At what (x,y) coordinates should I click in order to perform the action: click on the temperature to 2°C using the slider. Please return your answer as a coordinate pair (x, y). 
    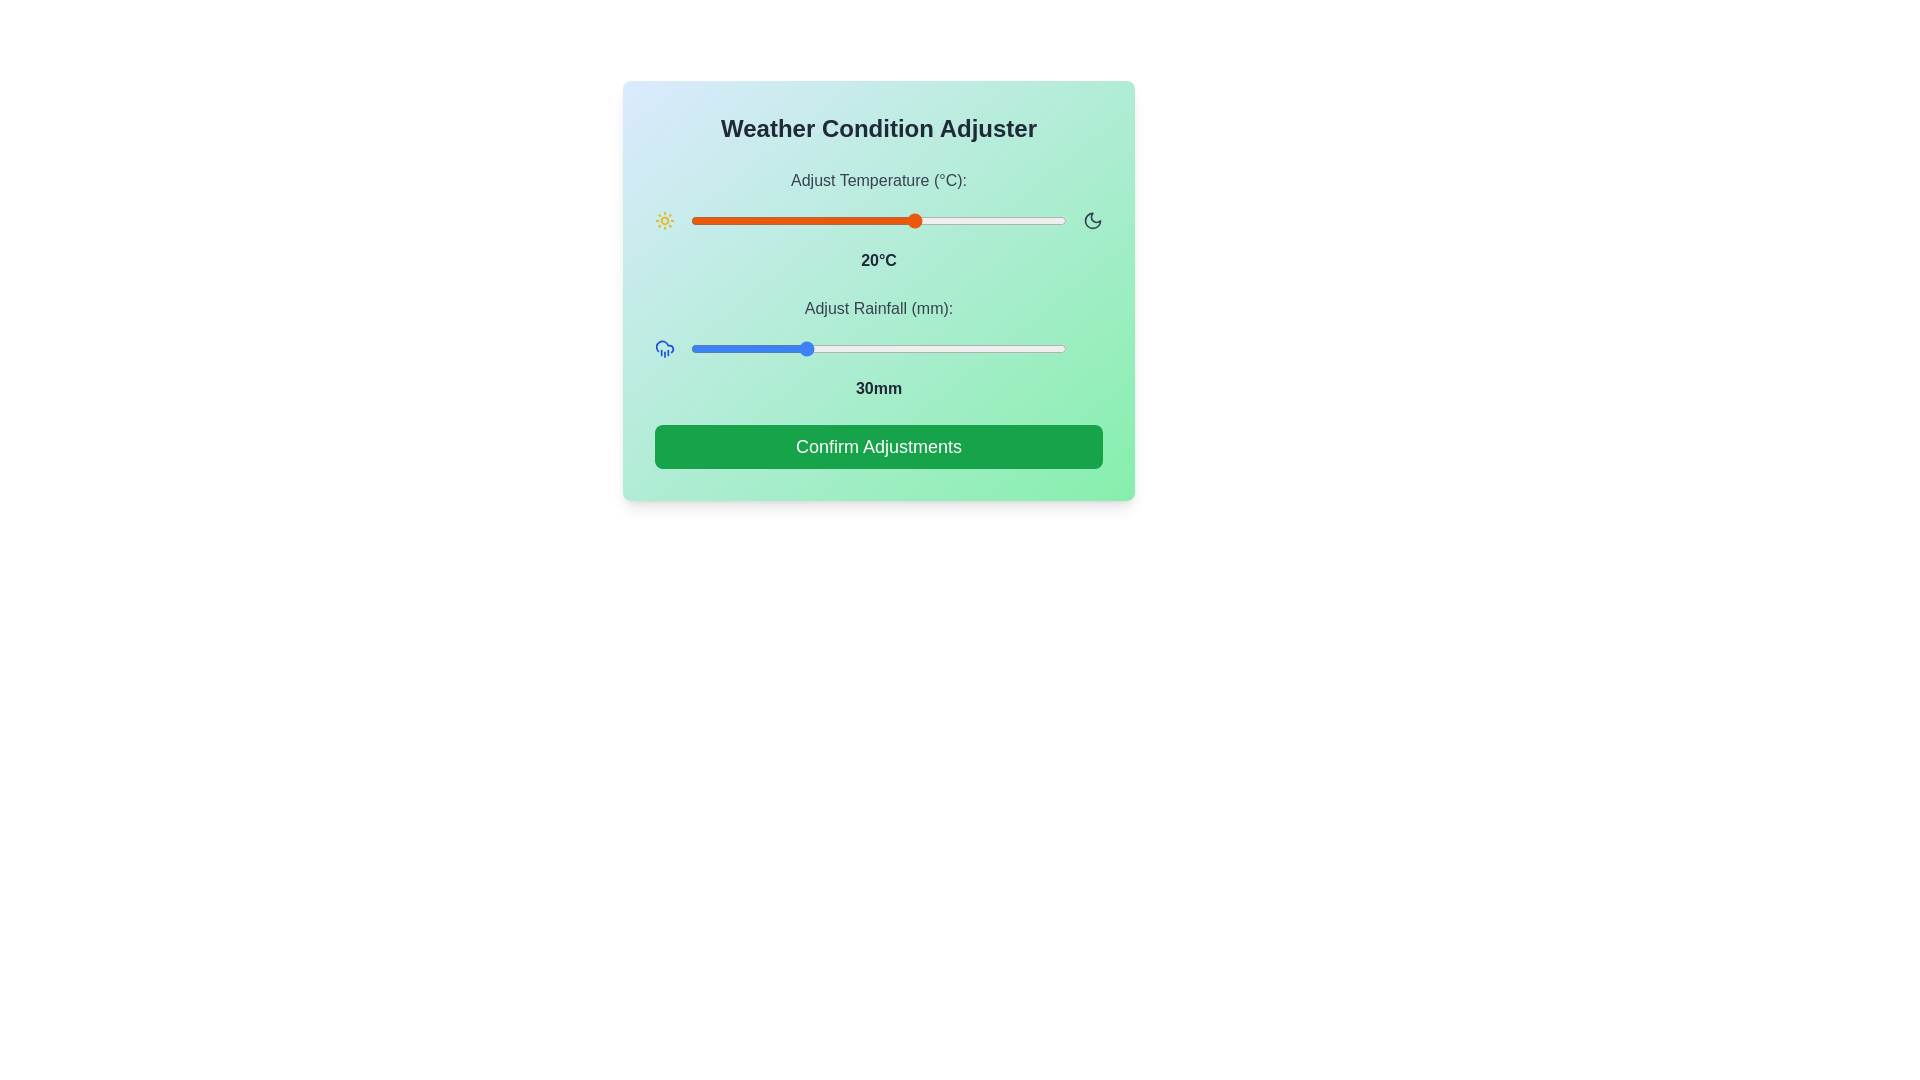
    Looking at the image, I should click on (780, 220).